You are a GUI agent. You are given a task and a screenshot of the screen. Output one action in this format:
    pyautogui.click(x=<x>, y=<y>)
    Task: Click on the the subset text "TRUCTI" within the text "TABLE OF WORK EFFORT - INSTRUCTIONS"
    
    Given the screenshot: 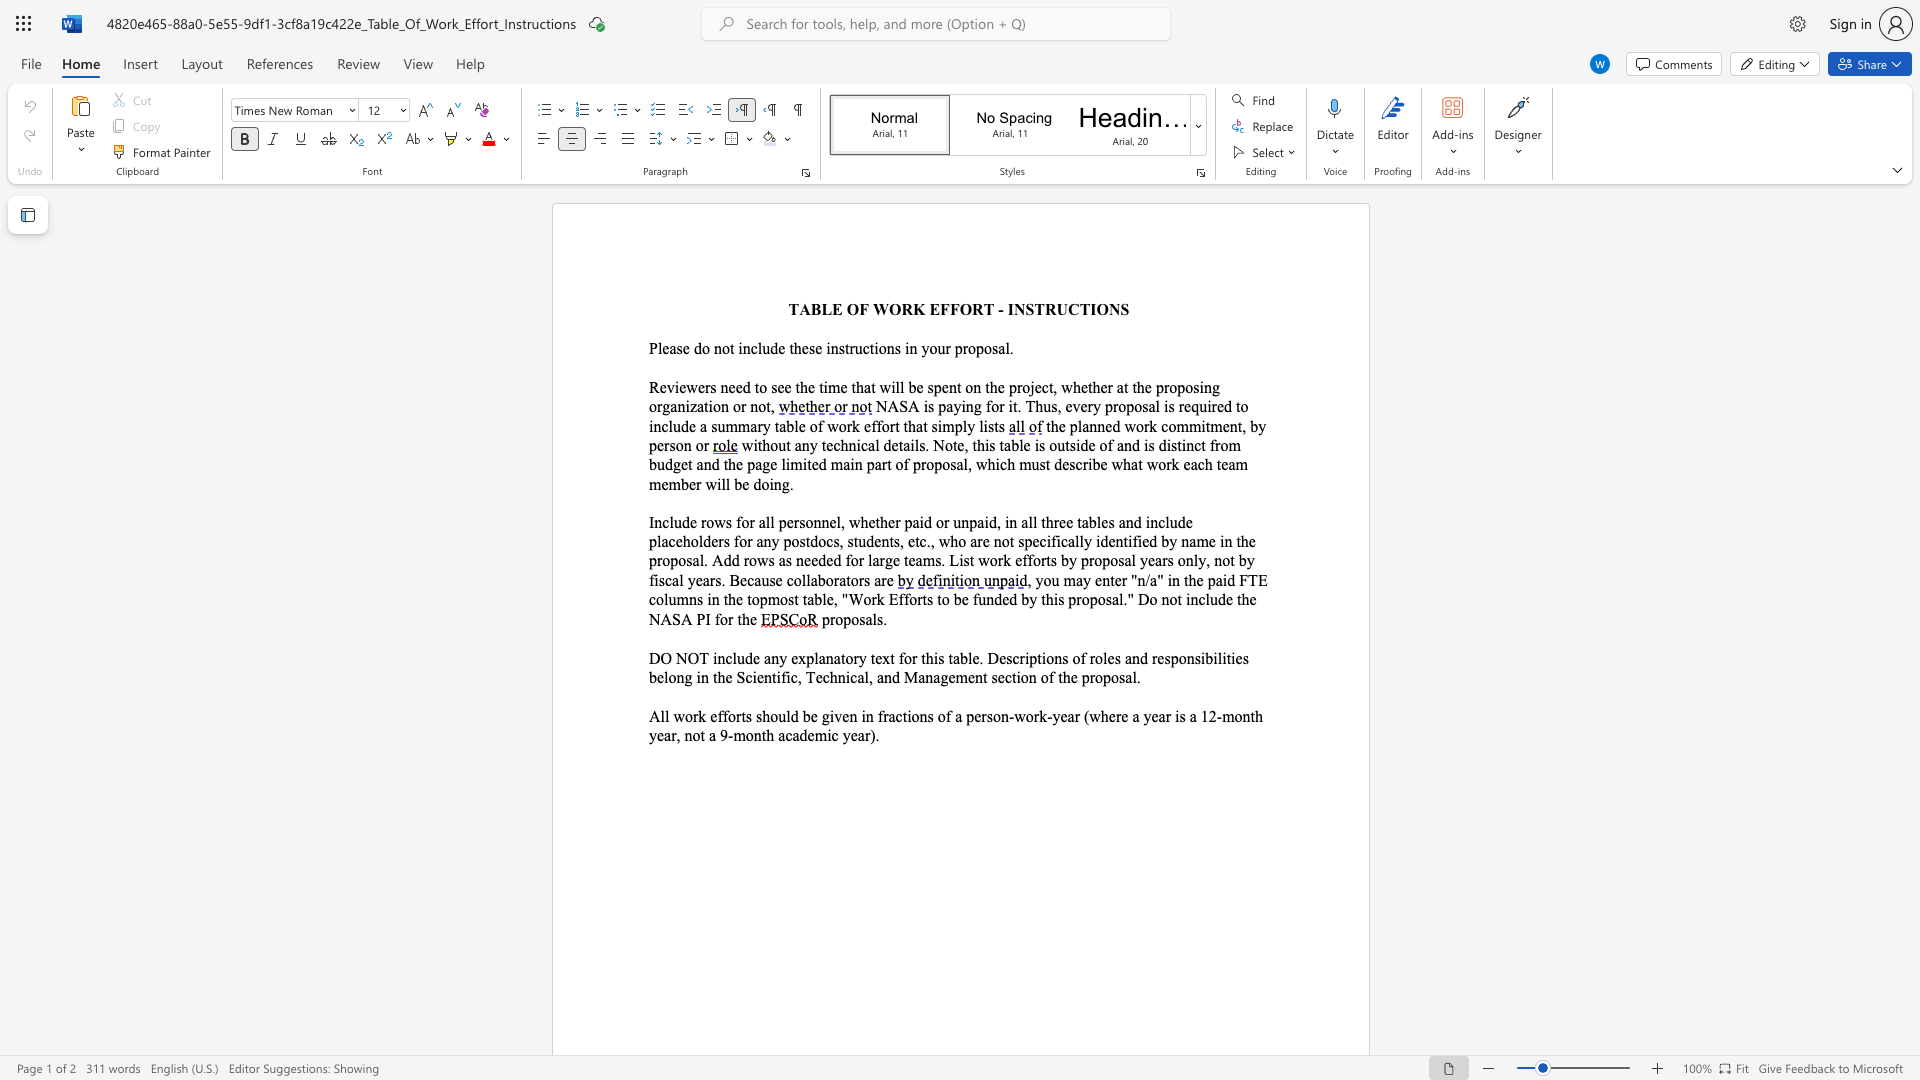 What is the action you would take?
    pyautogui.click(x=1034, y=309)
    